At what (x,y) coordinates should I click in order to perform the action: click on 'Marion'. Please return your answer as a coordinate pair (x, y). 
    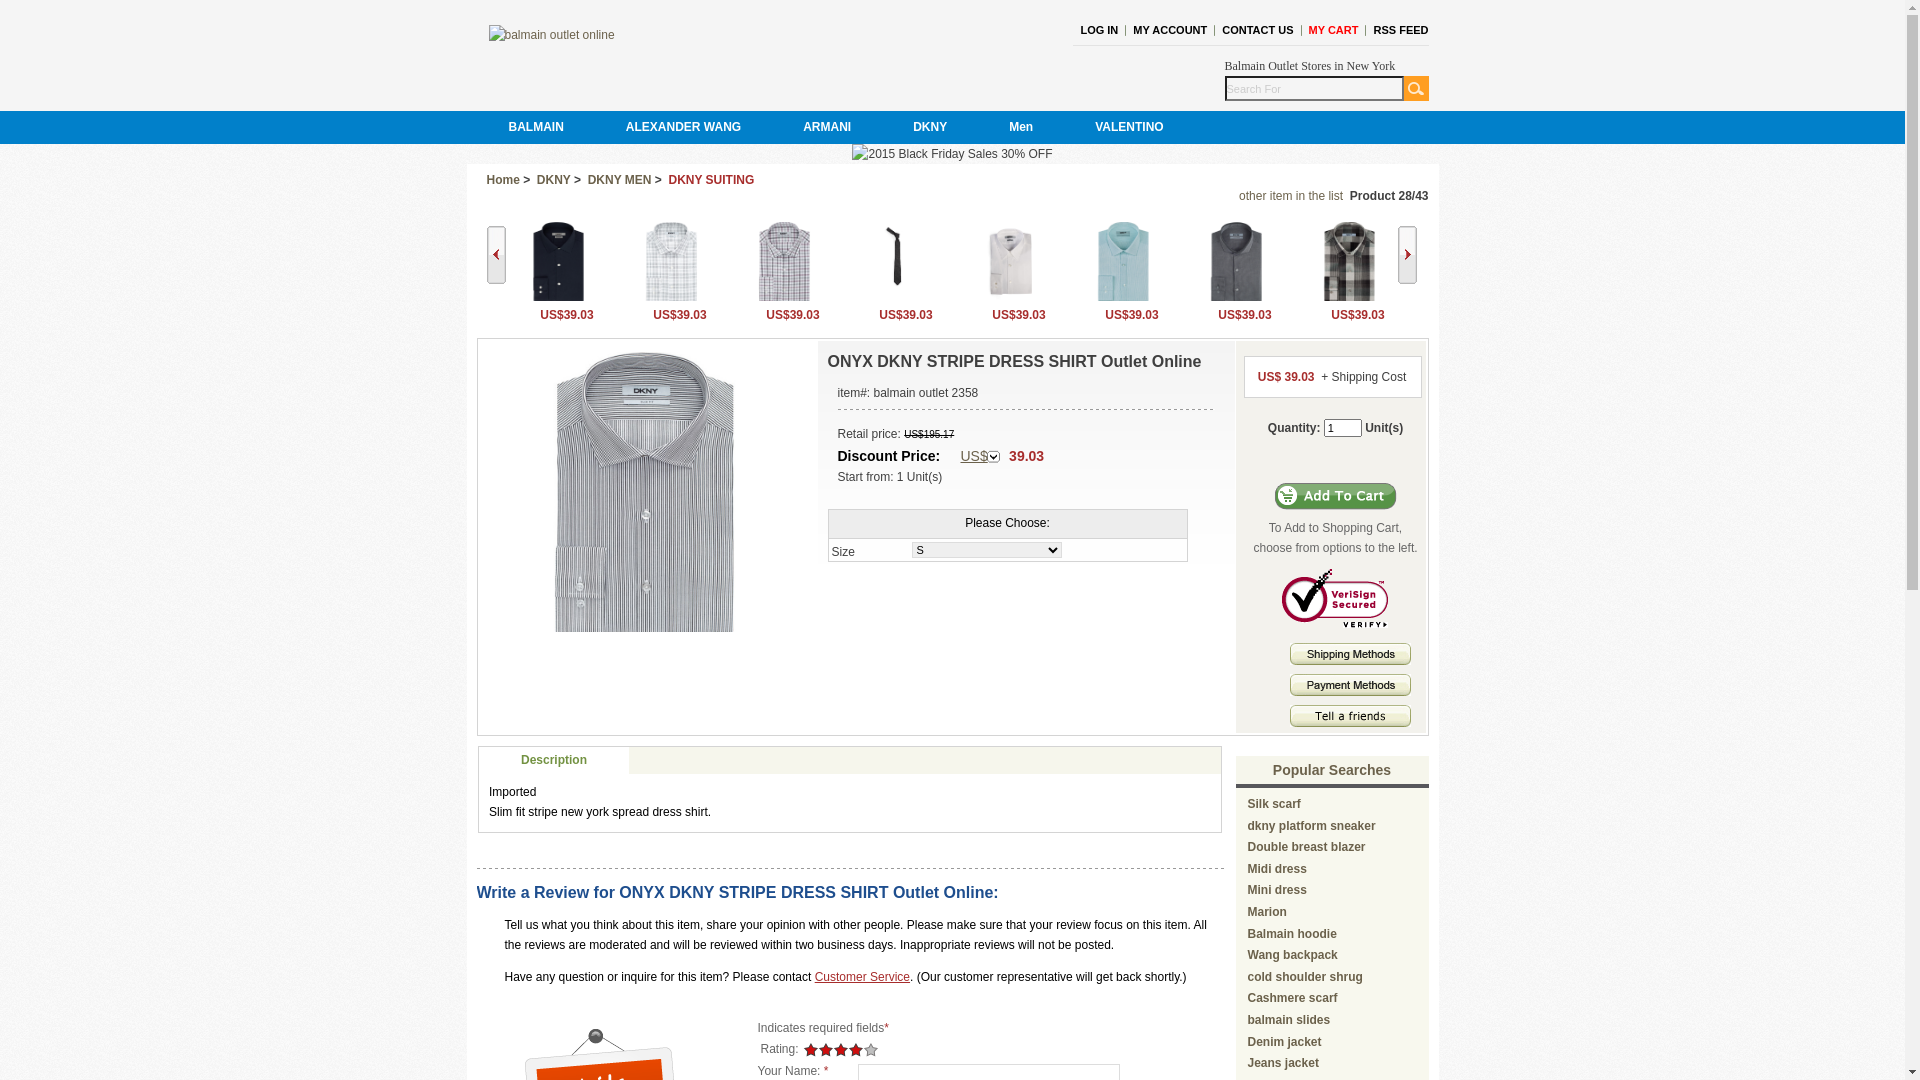
    Looking at the image, I should click on (1266, 911).